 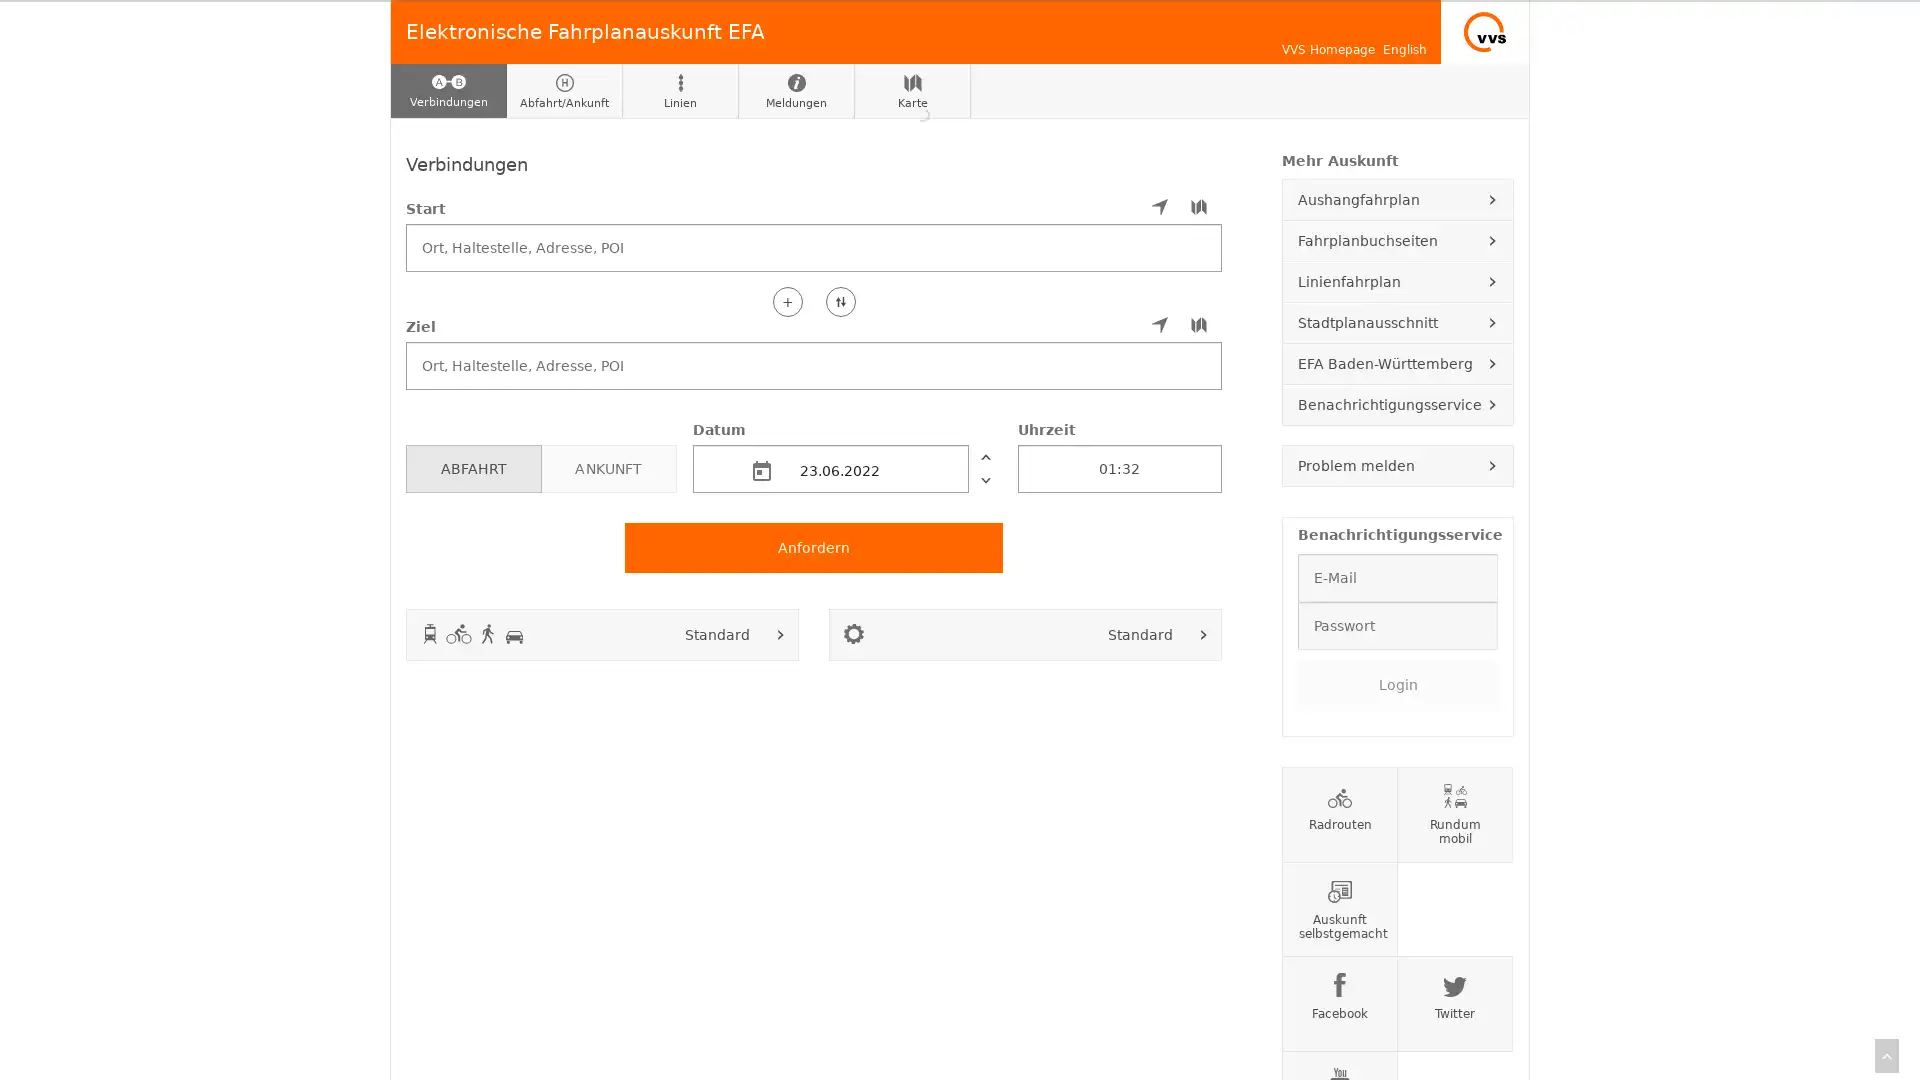 What do you see at coordinates (814, 547) in the screenshot?
I see `Anfordern` at bounding box center [814, 547].